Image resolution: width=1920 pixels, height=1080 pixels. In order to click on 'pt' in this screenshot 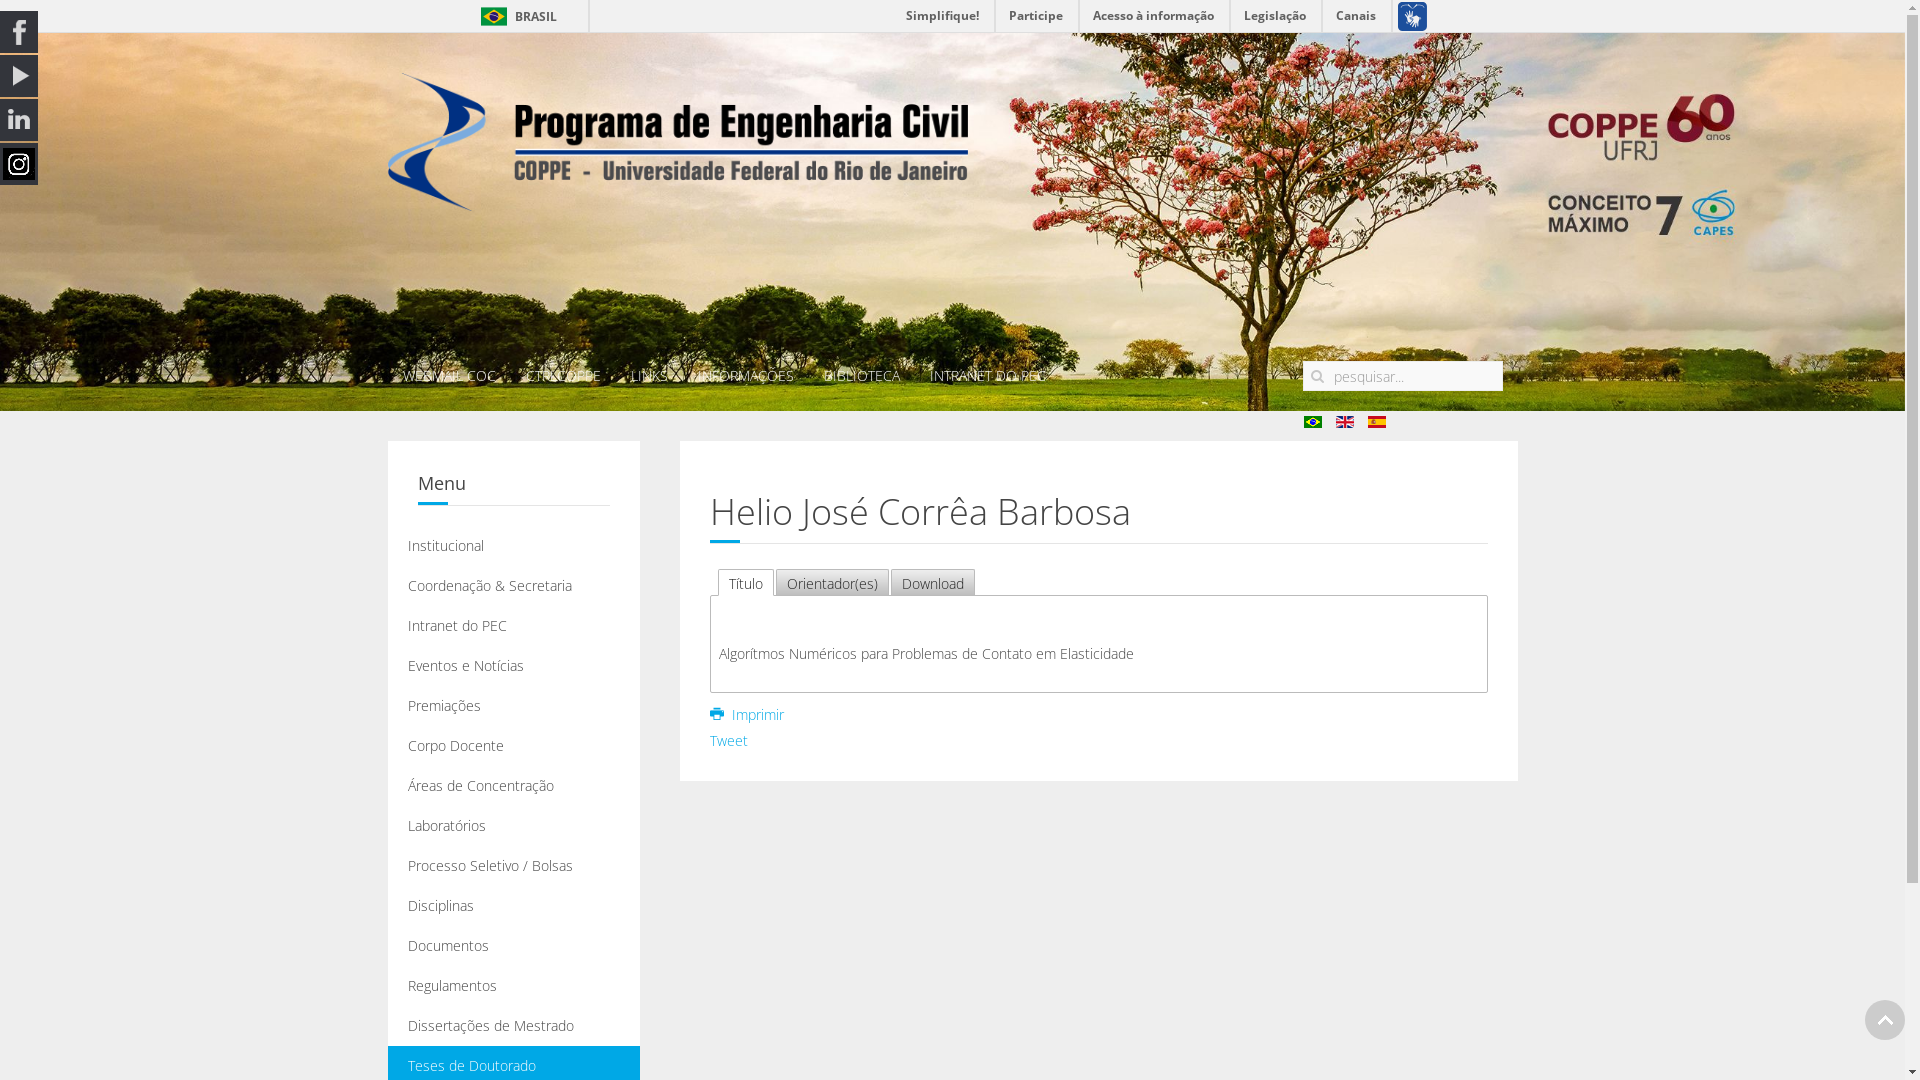, I will do `click(1313, 420)`.